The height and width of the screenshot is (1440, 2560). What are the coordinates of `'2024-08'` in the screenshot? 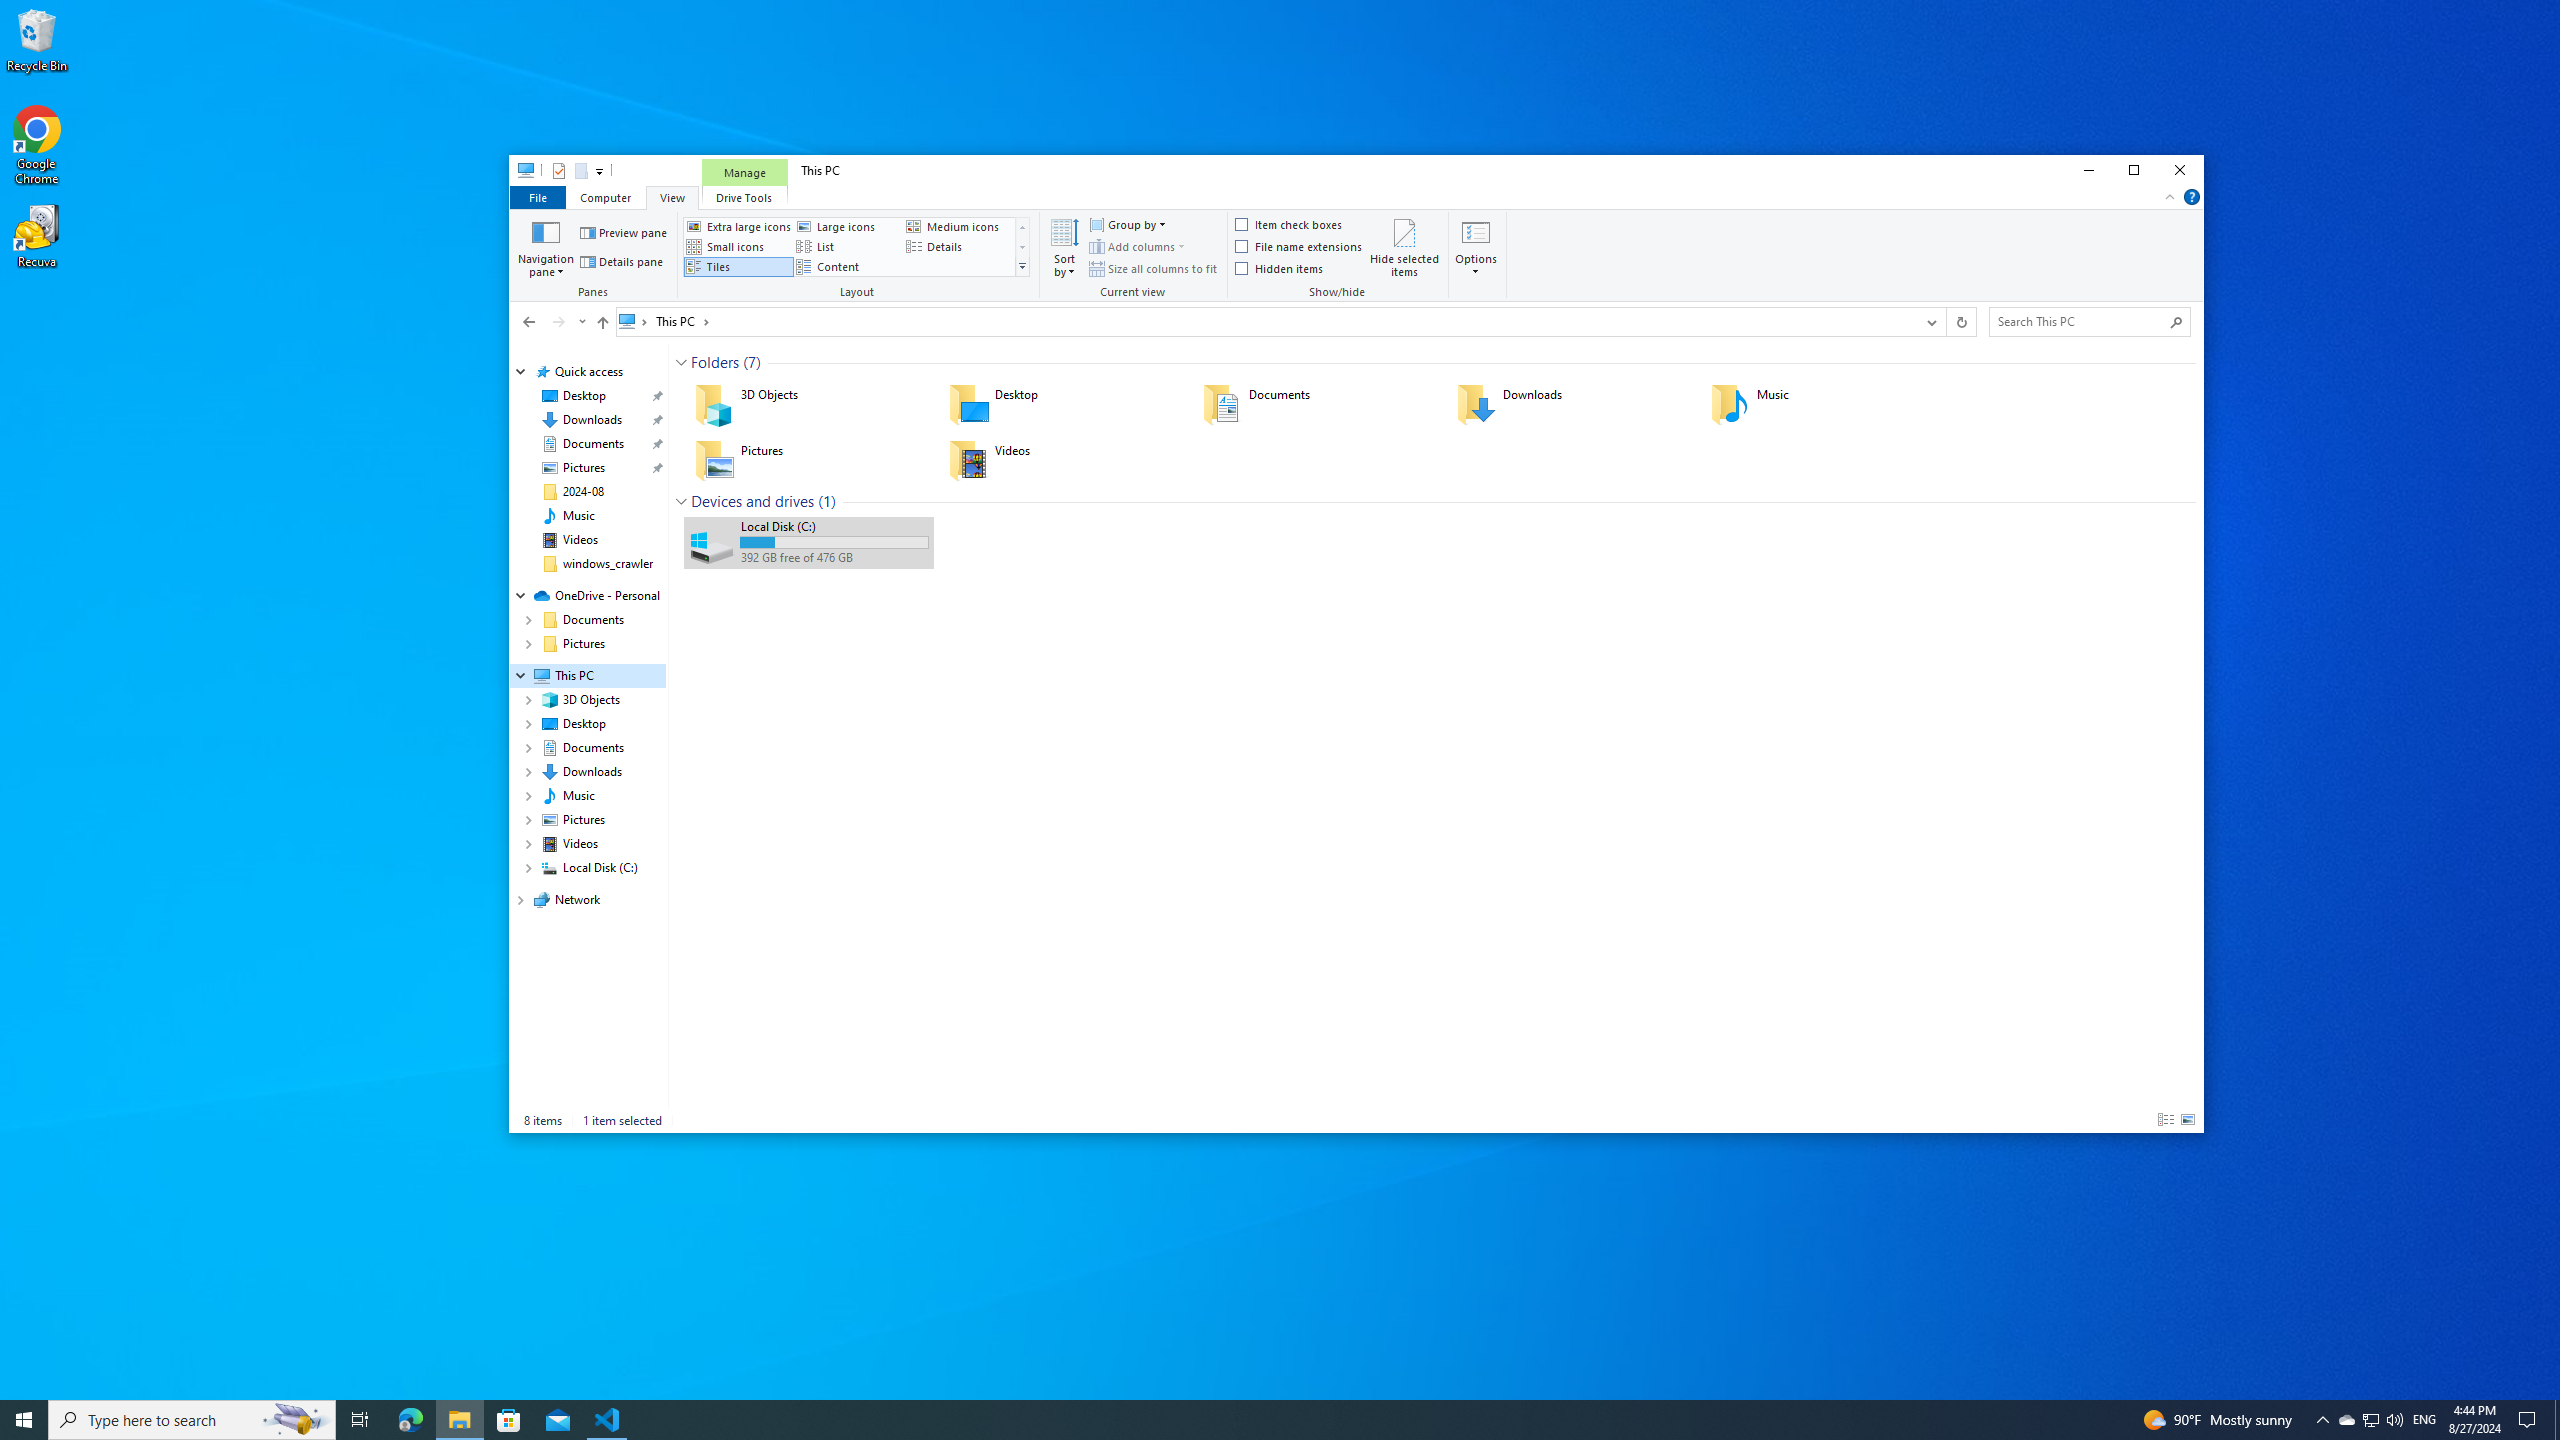 It's located at (582, 490).